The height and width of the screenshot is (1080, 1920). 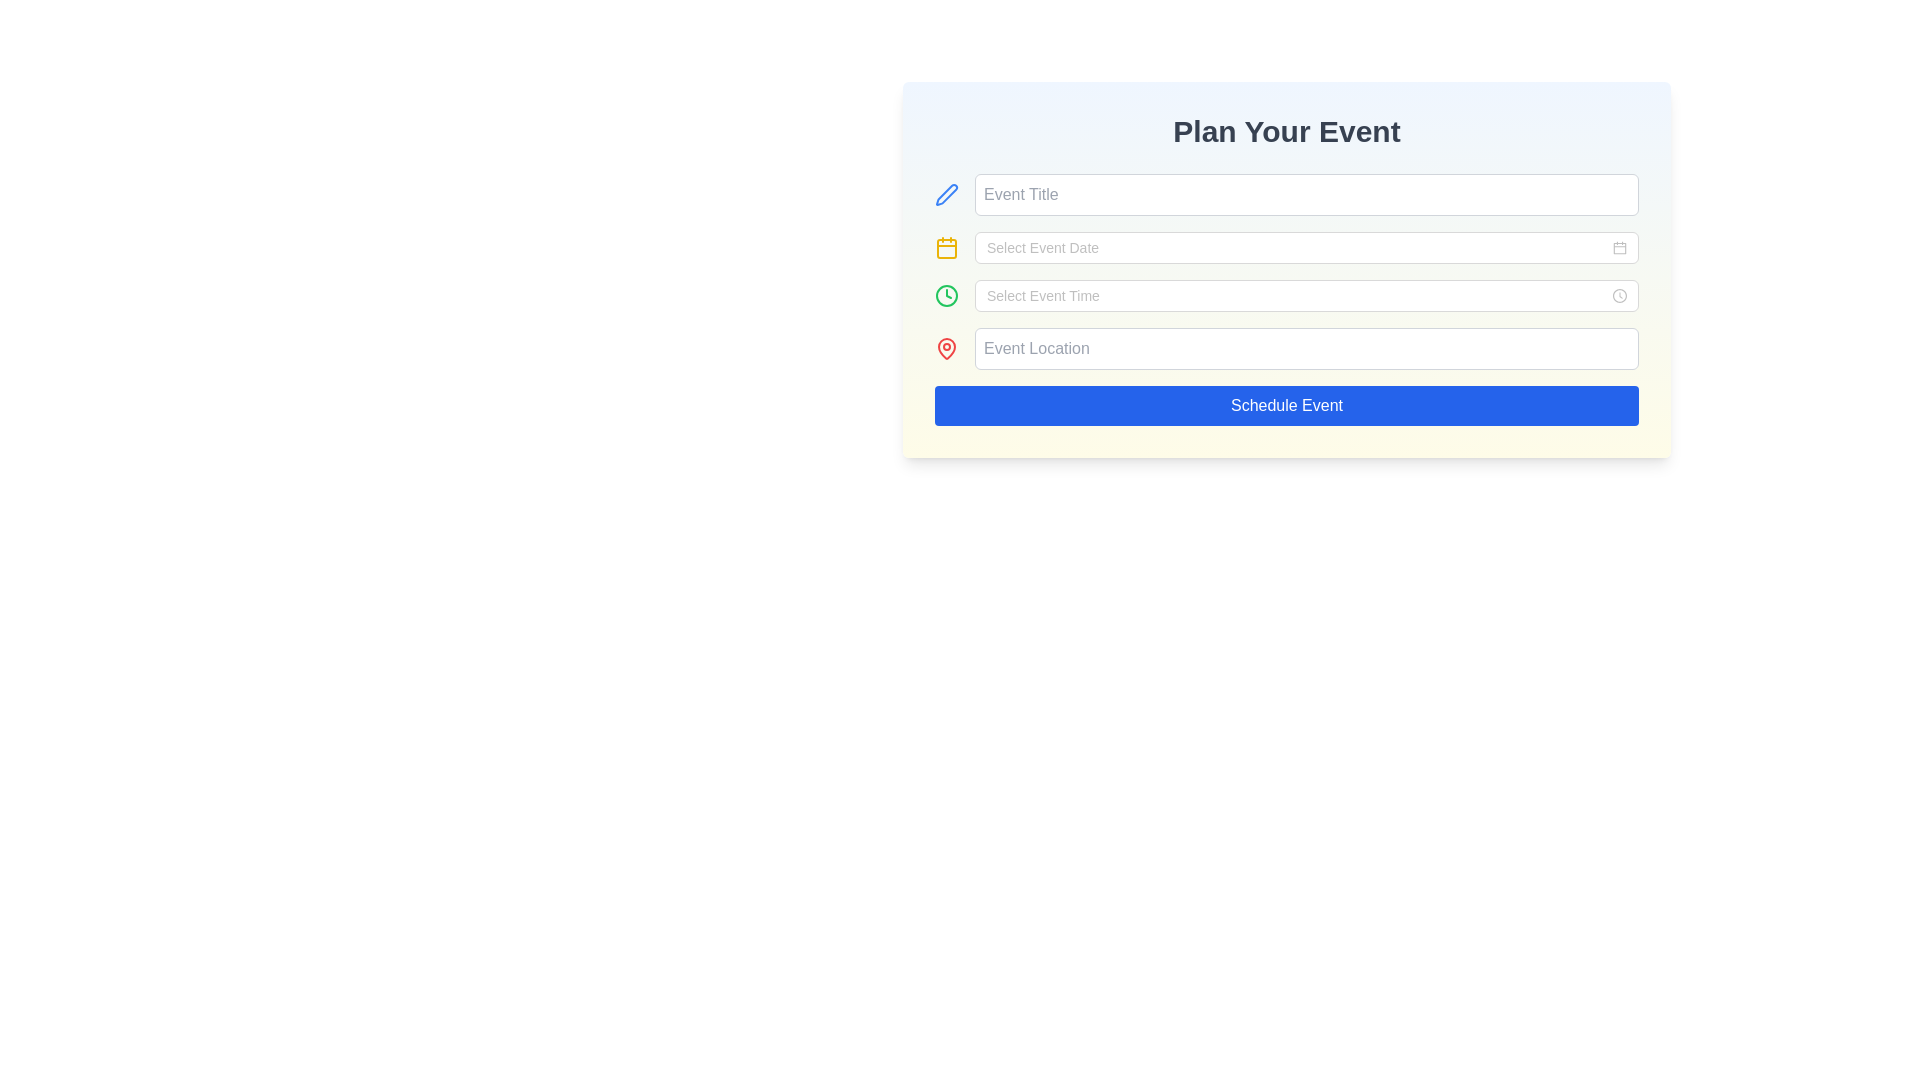 I want to click on the blue pen icon located to the left of the 'Event Title' input field, so click(x=945, y=195).